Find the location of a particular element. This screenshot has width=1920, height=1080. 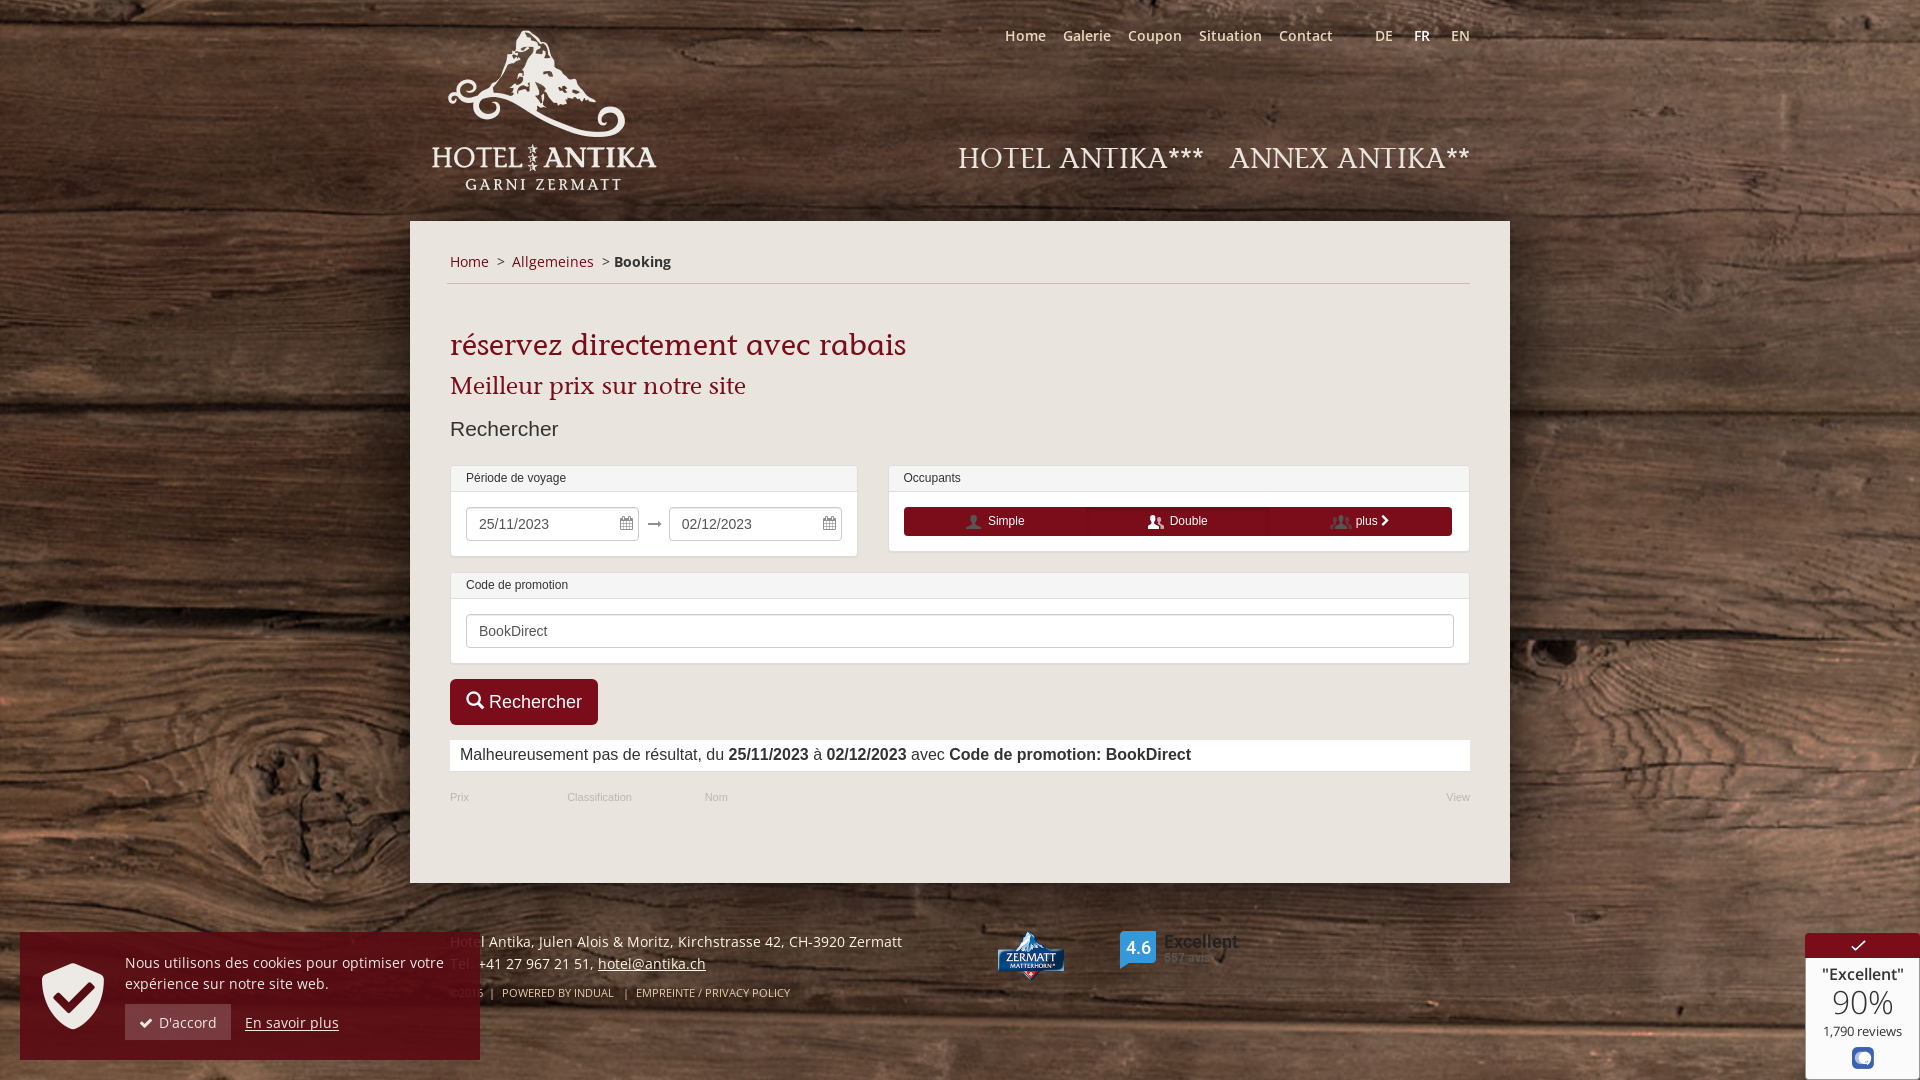

'ANNEX ANTIKA**' is located at coordinates (1349, 157).